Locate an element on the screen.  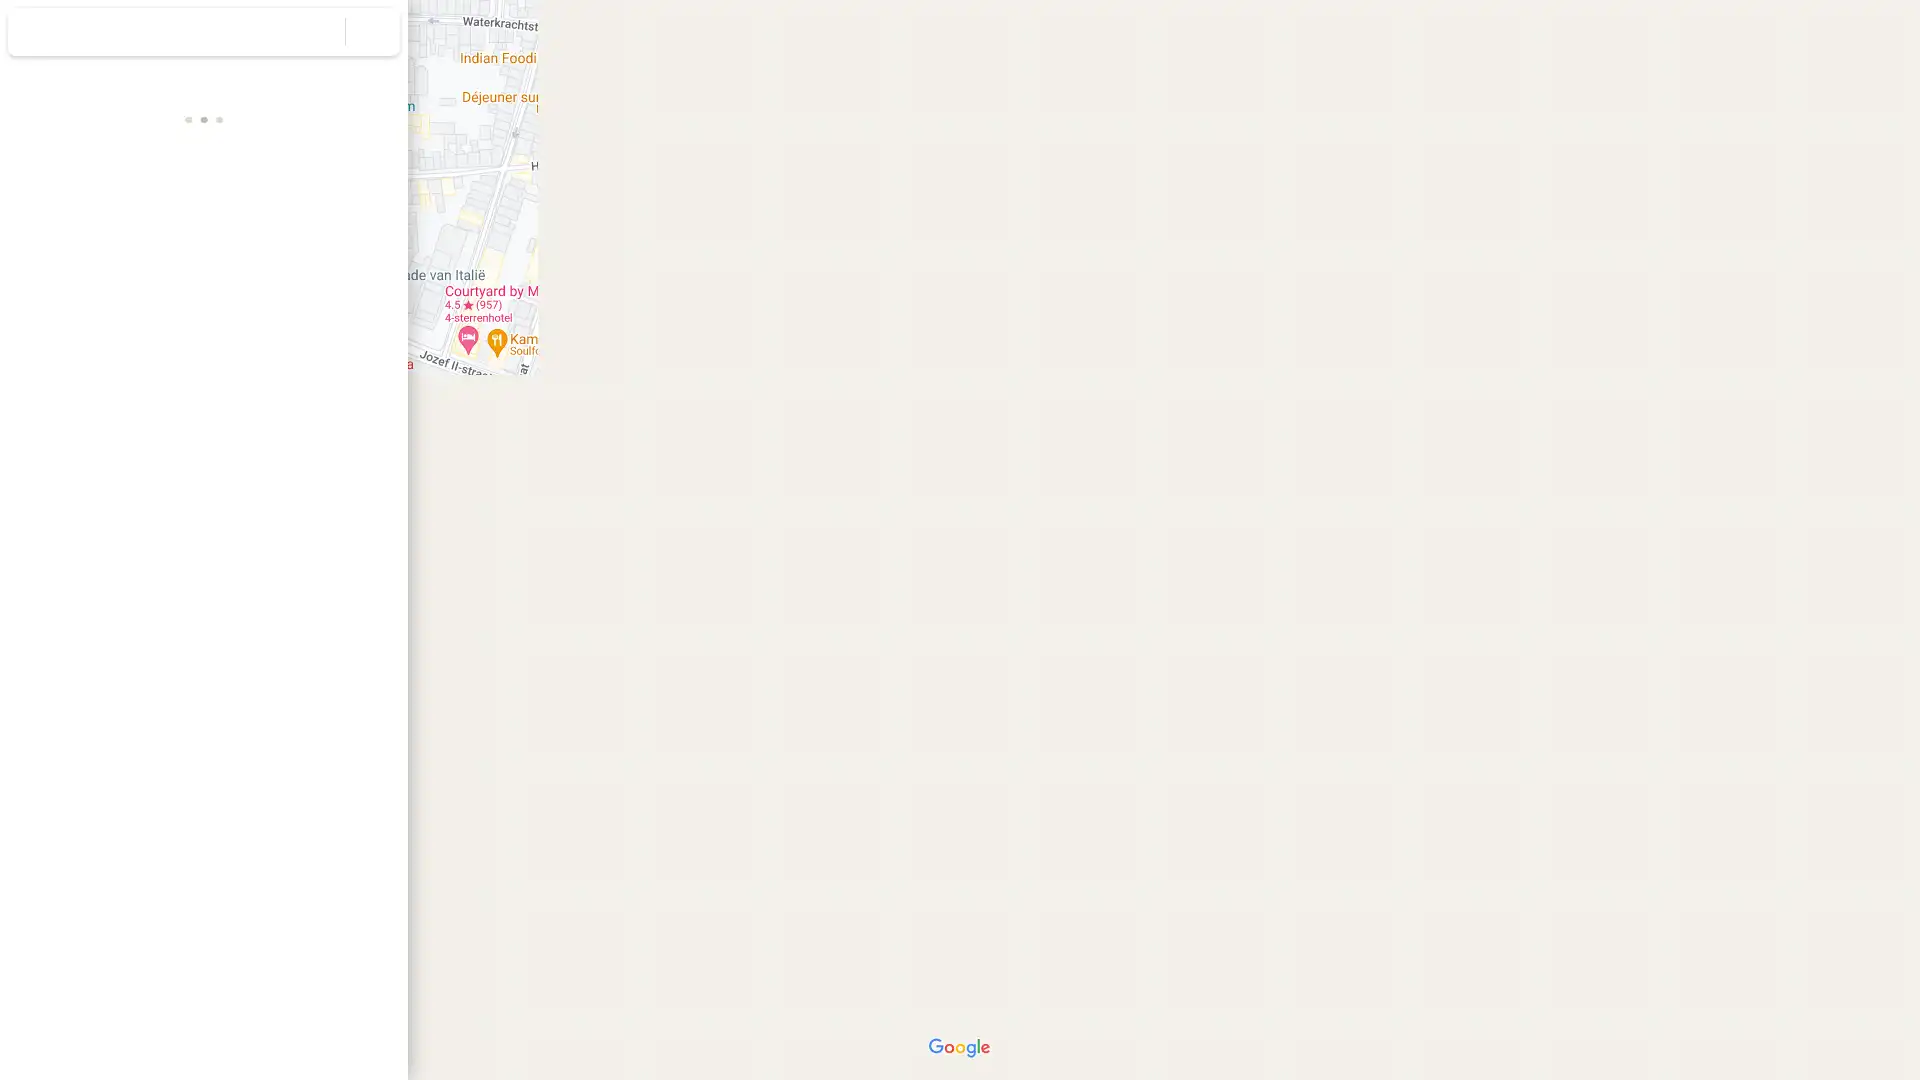
Menu is located at coordinates (35, 34).